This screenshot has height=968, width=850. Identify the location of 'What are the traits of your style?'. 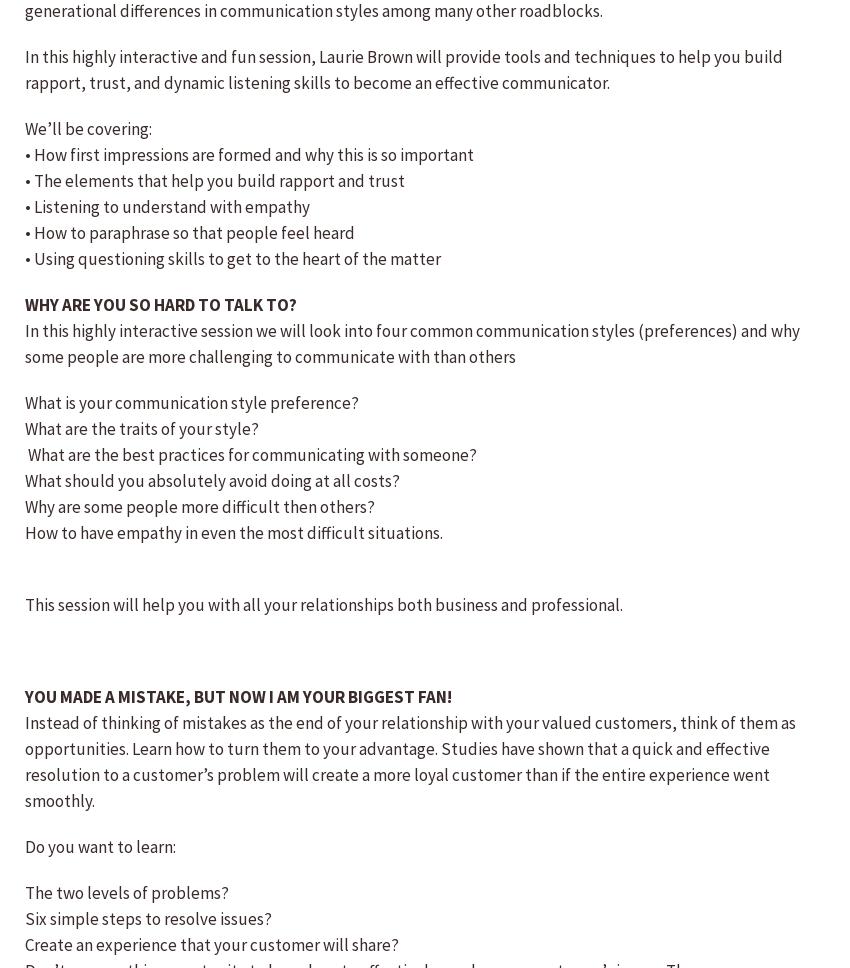
(142, 429).